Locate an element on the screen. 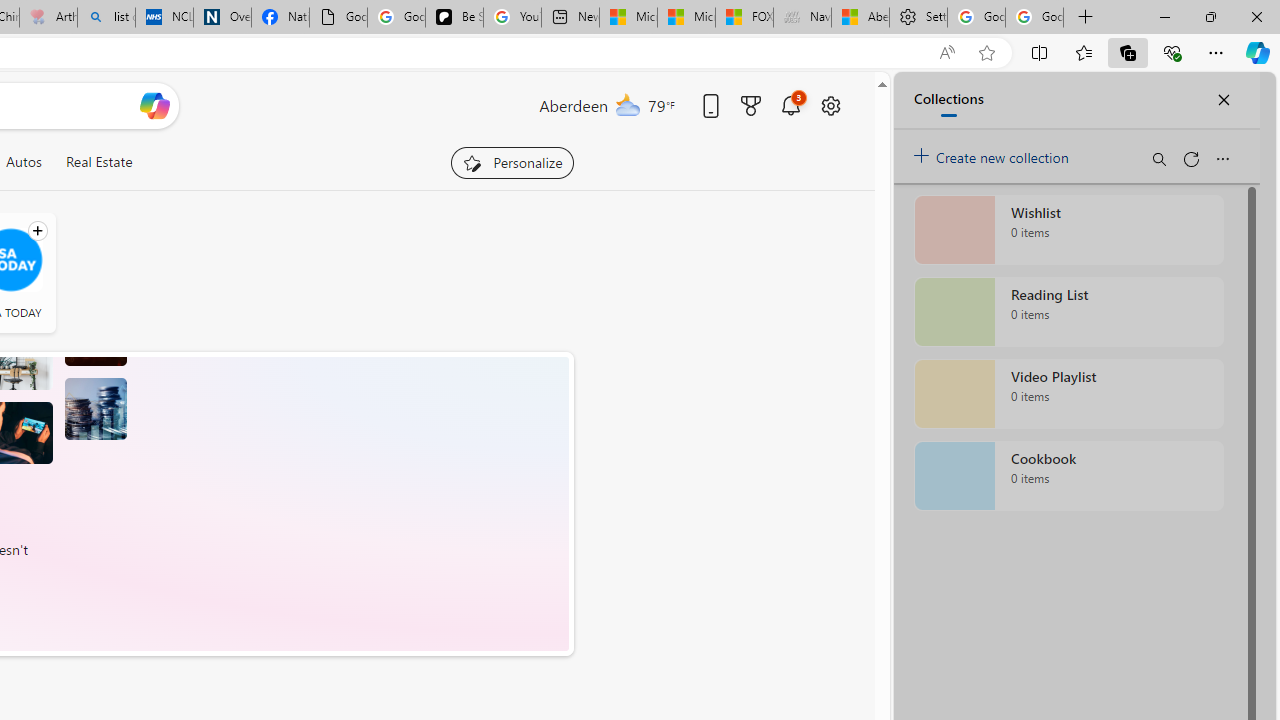  'NCL Adult Asthma Inhaler Choice Guideline' is located at coordinates (164, 17).